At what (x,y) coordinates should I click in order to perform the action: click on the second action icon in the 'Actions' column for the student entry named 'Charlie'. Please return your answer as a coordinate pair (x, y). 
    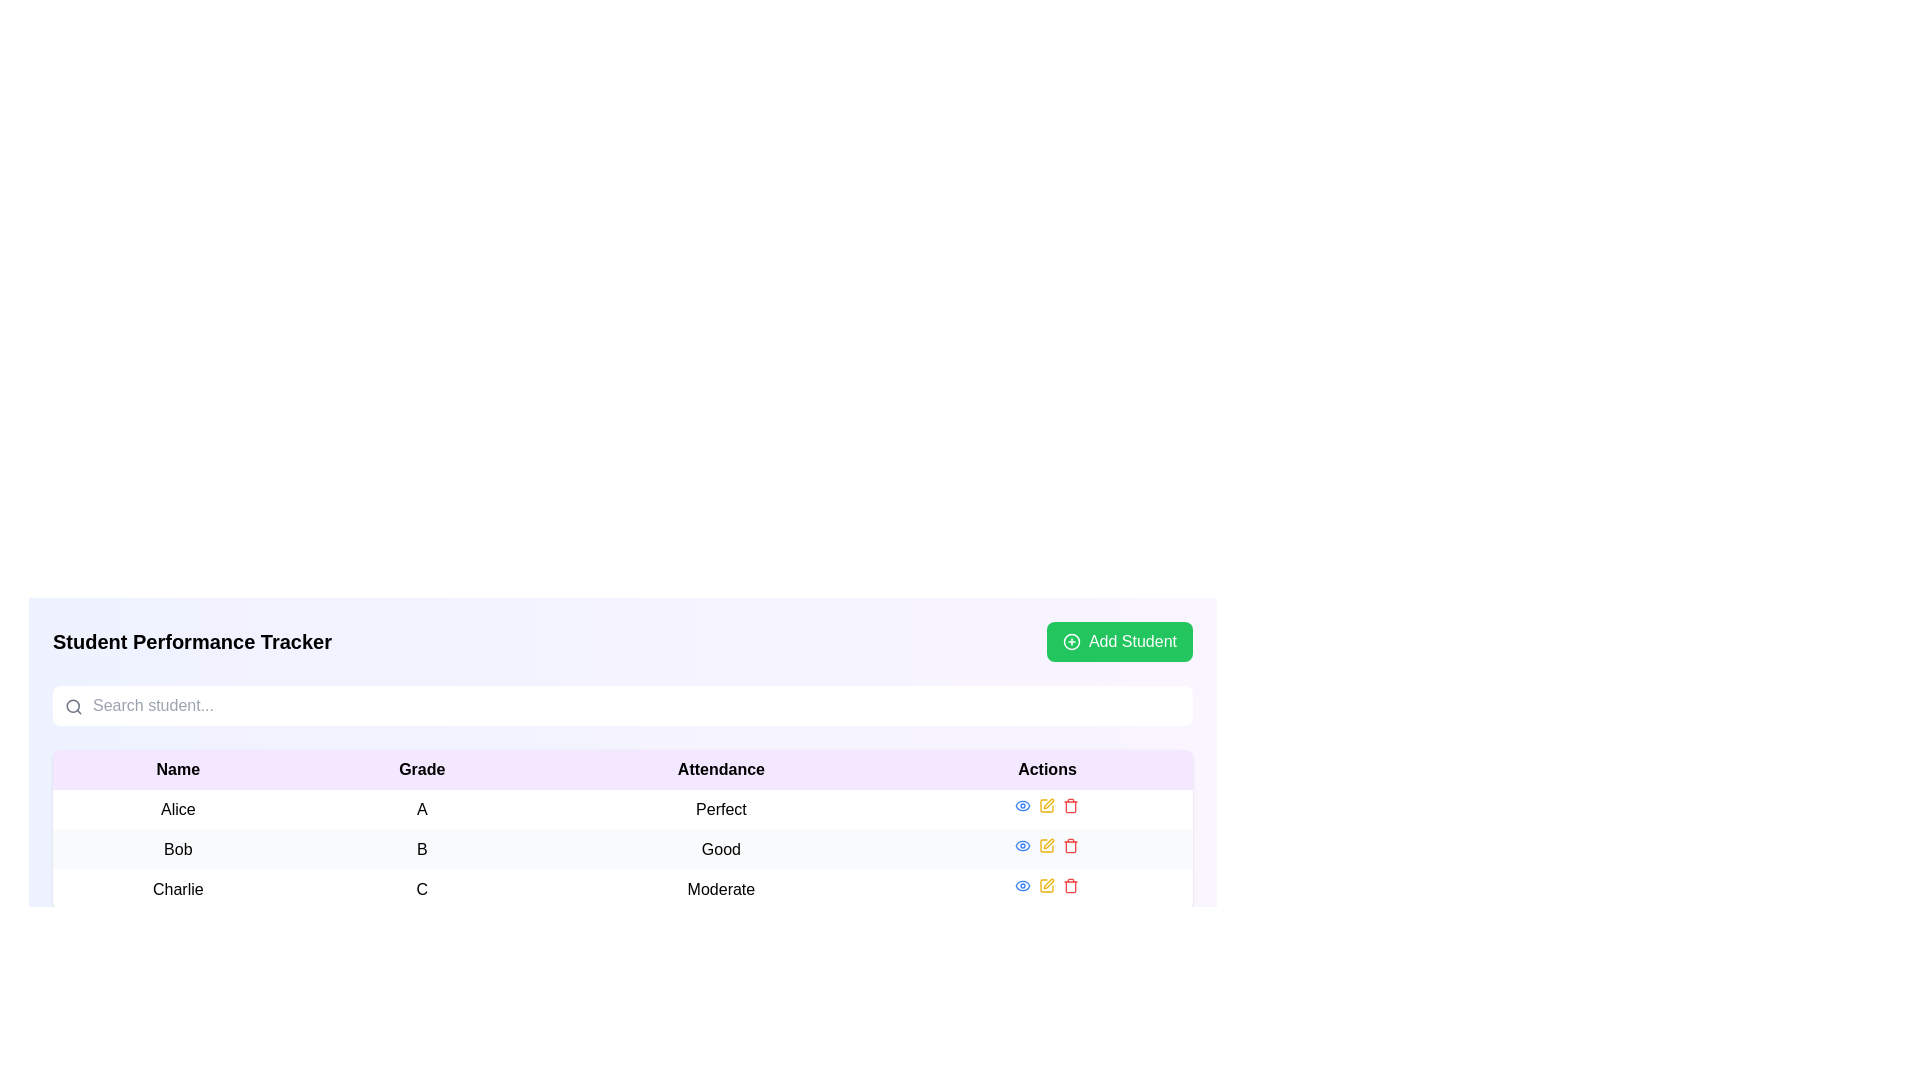
    Looking at the image, I should click on (1048, 882).